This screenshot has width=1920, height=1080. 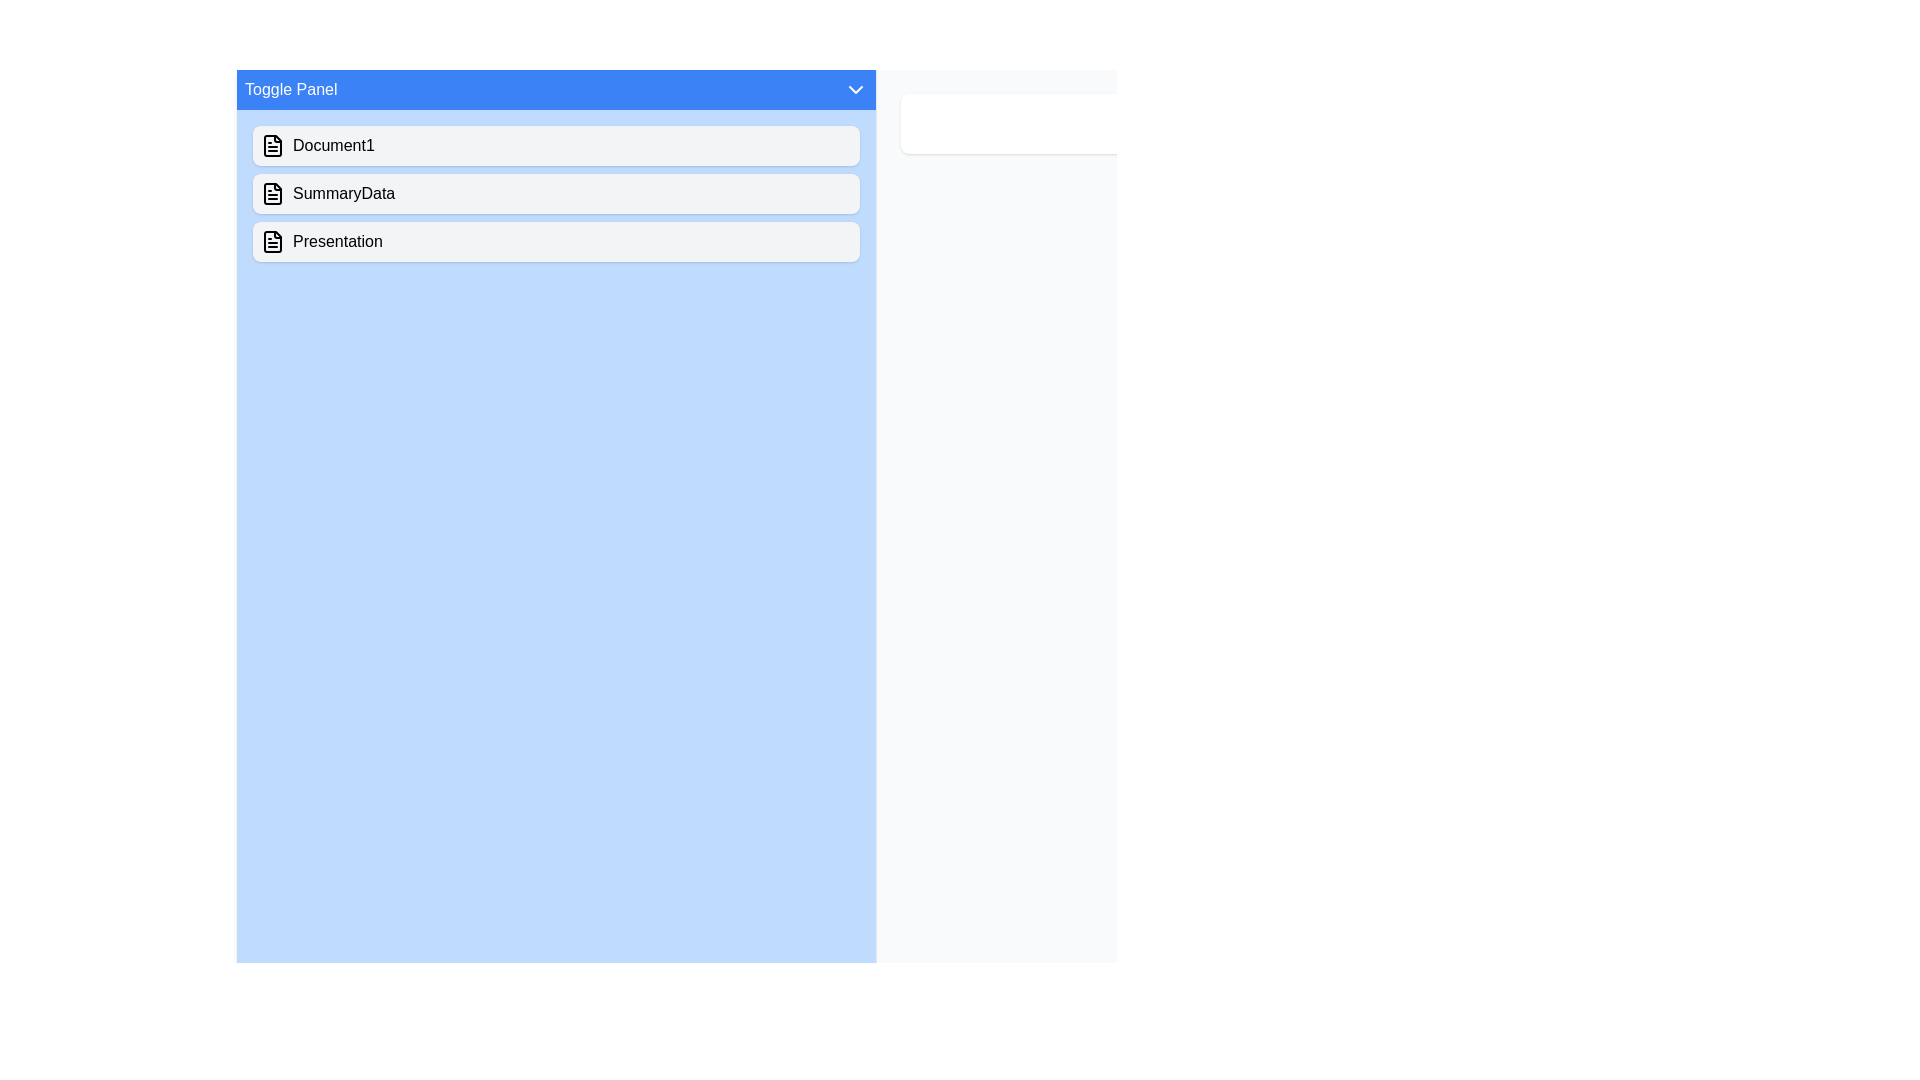 What do you see at coordinates (556, 145) in the screenshot?
I see `the button labeled 'Document1' that is styled with a rounded rectangle and light gray background, located at the top of a vertical stack of similar elements` at bounding box center [556, 145].